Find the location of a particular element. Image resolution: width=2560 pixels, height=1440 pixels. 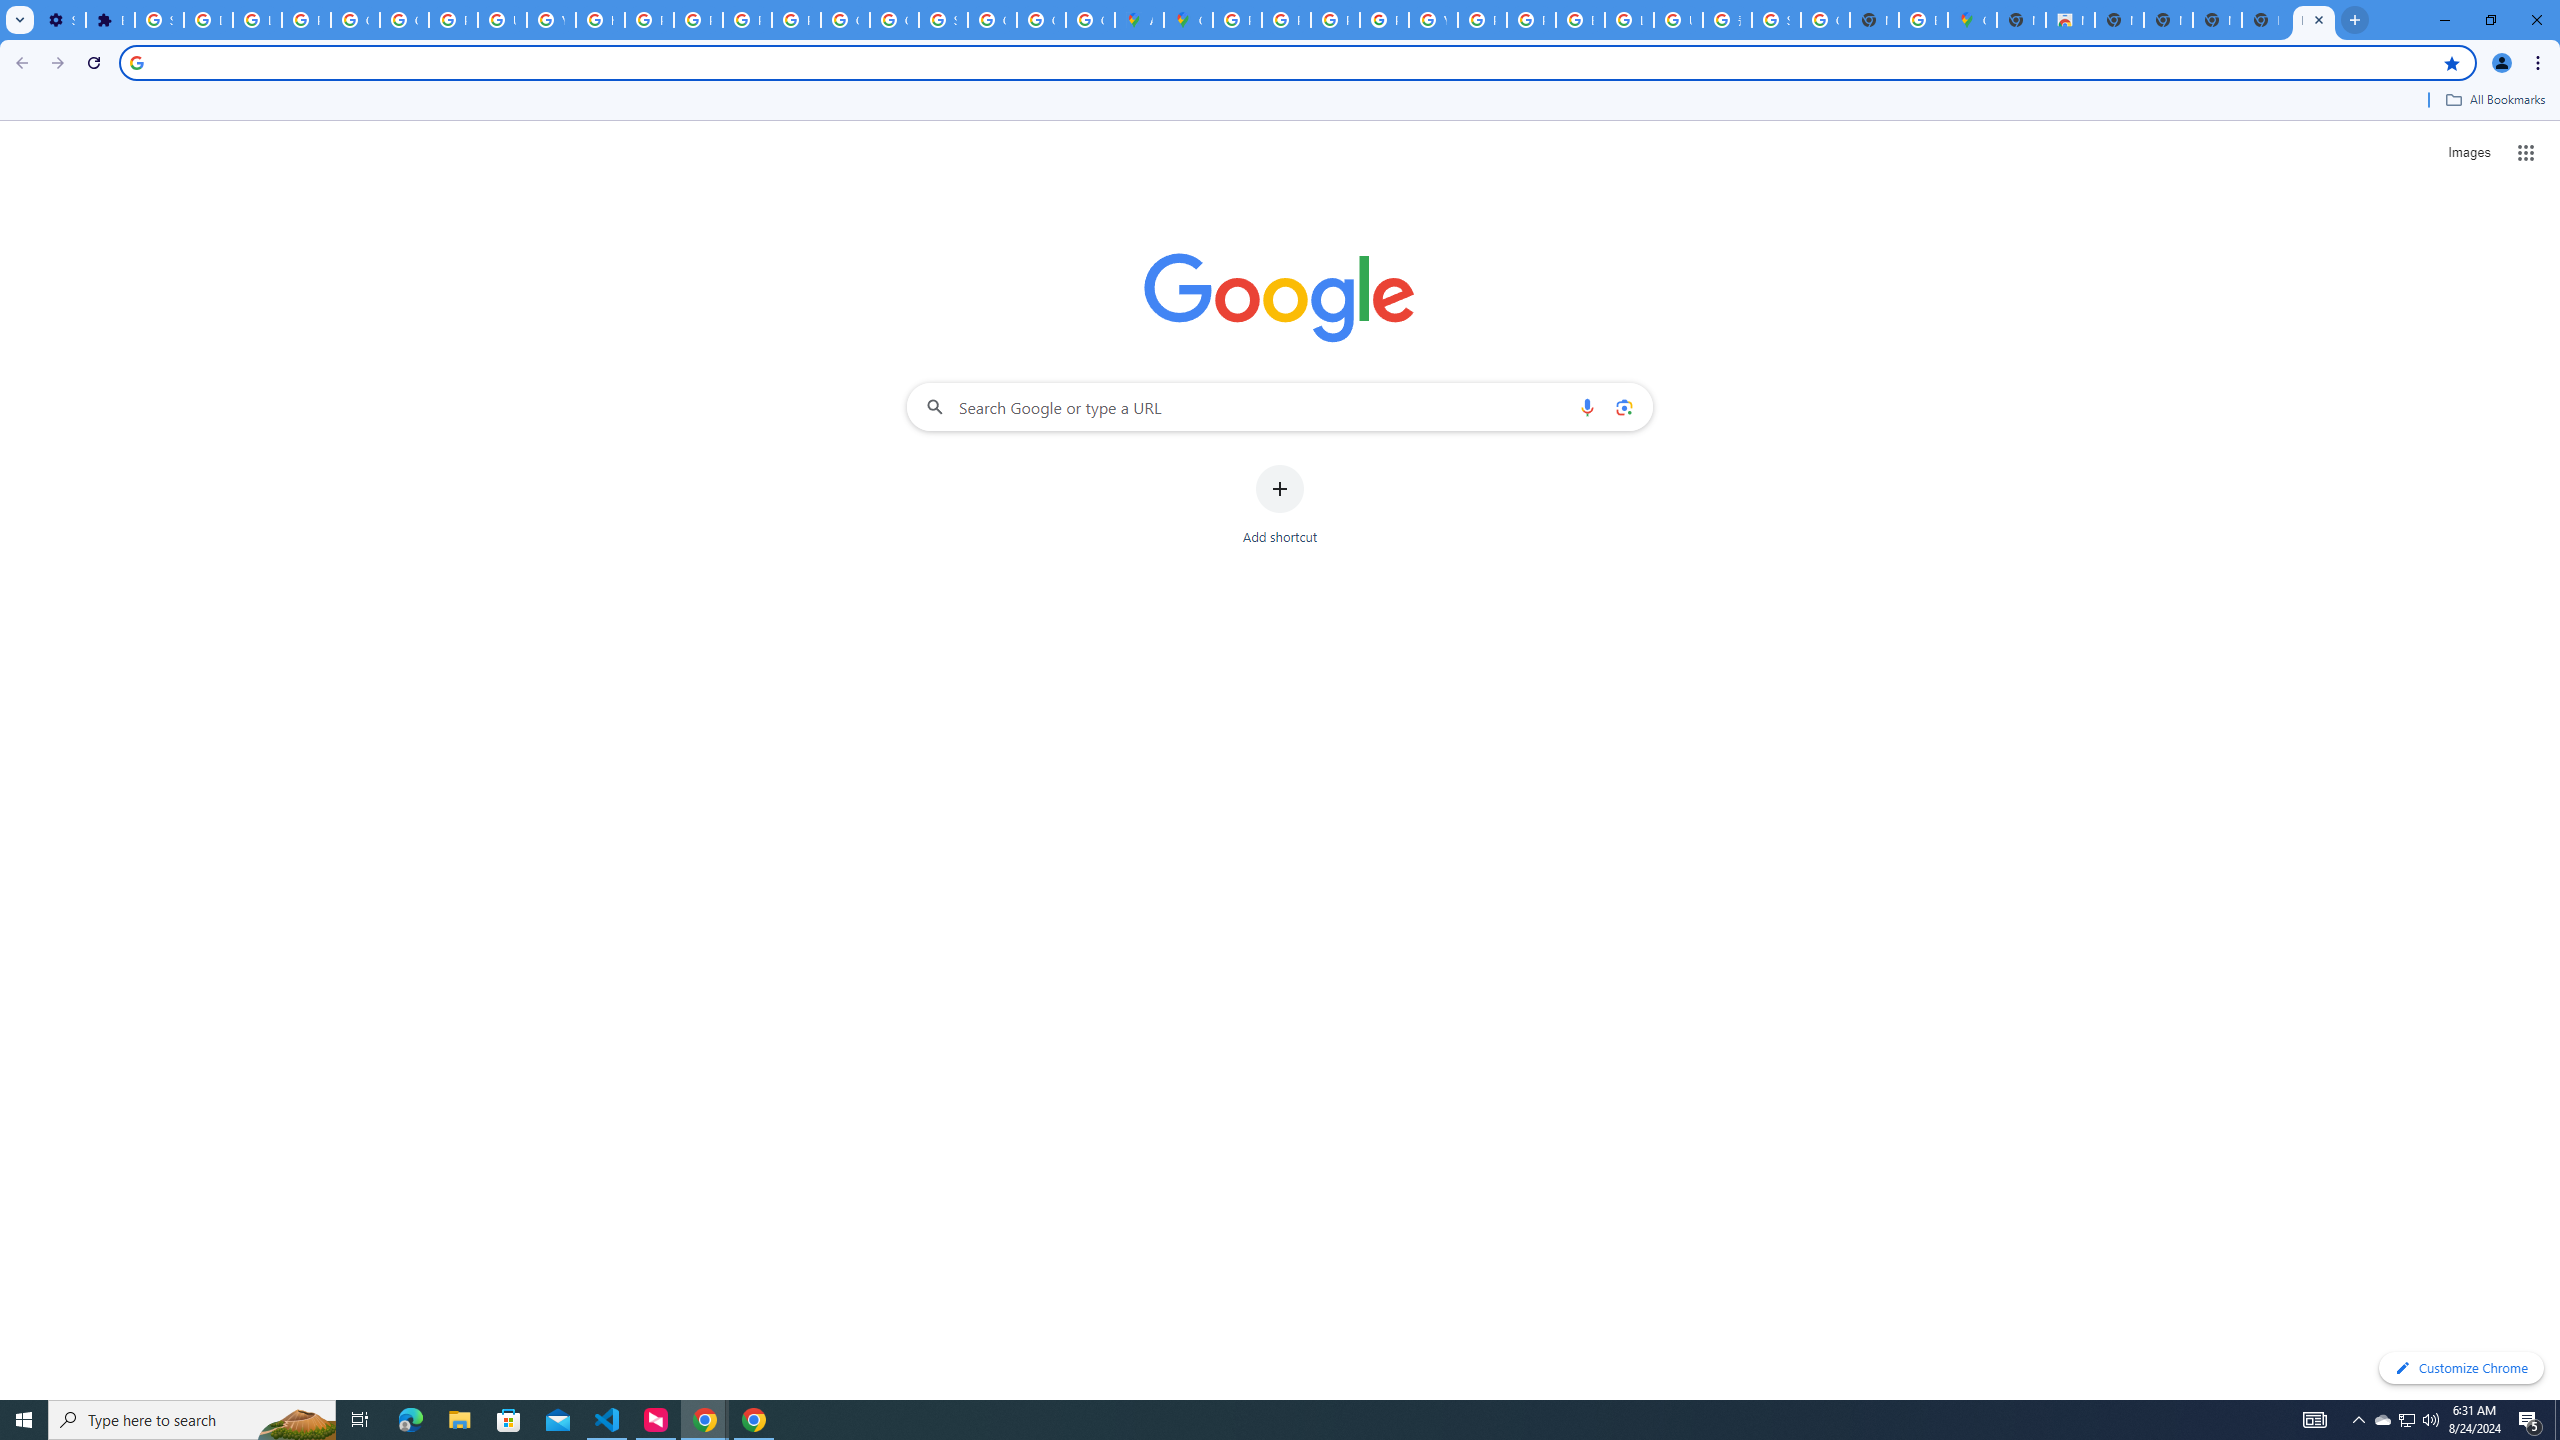

'Customize Chrome' is located at coordinates (2461, 1367).